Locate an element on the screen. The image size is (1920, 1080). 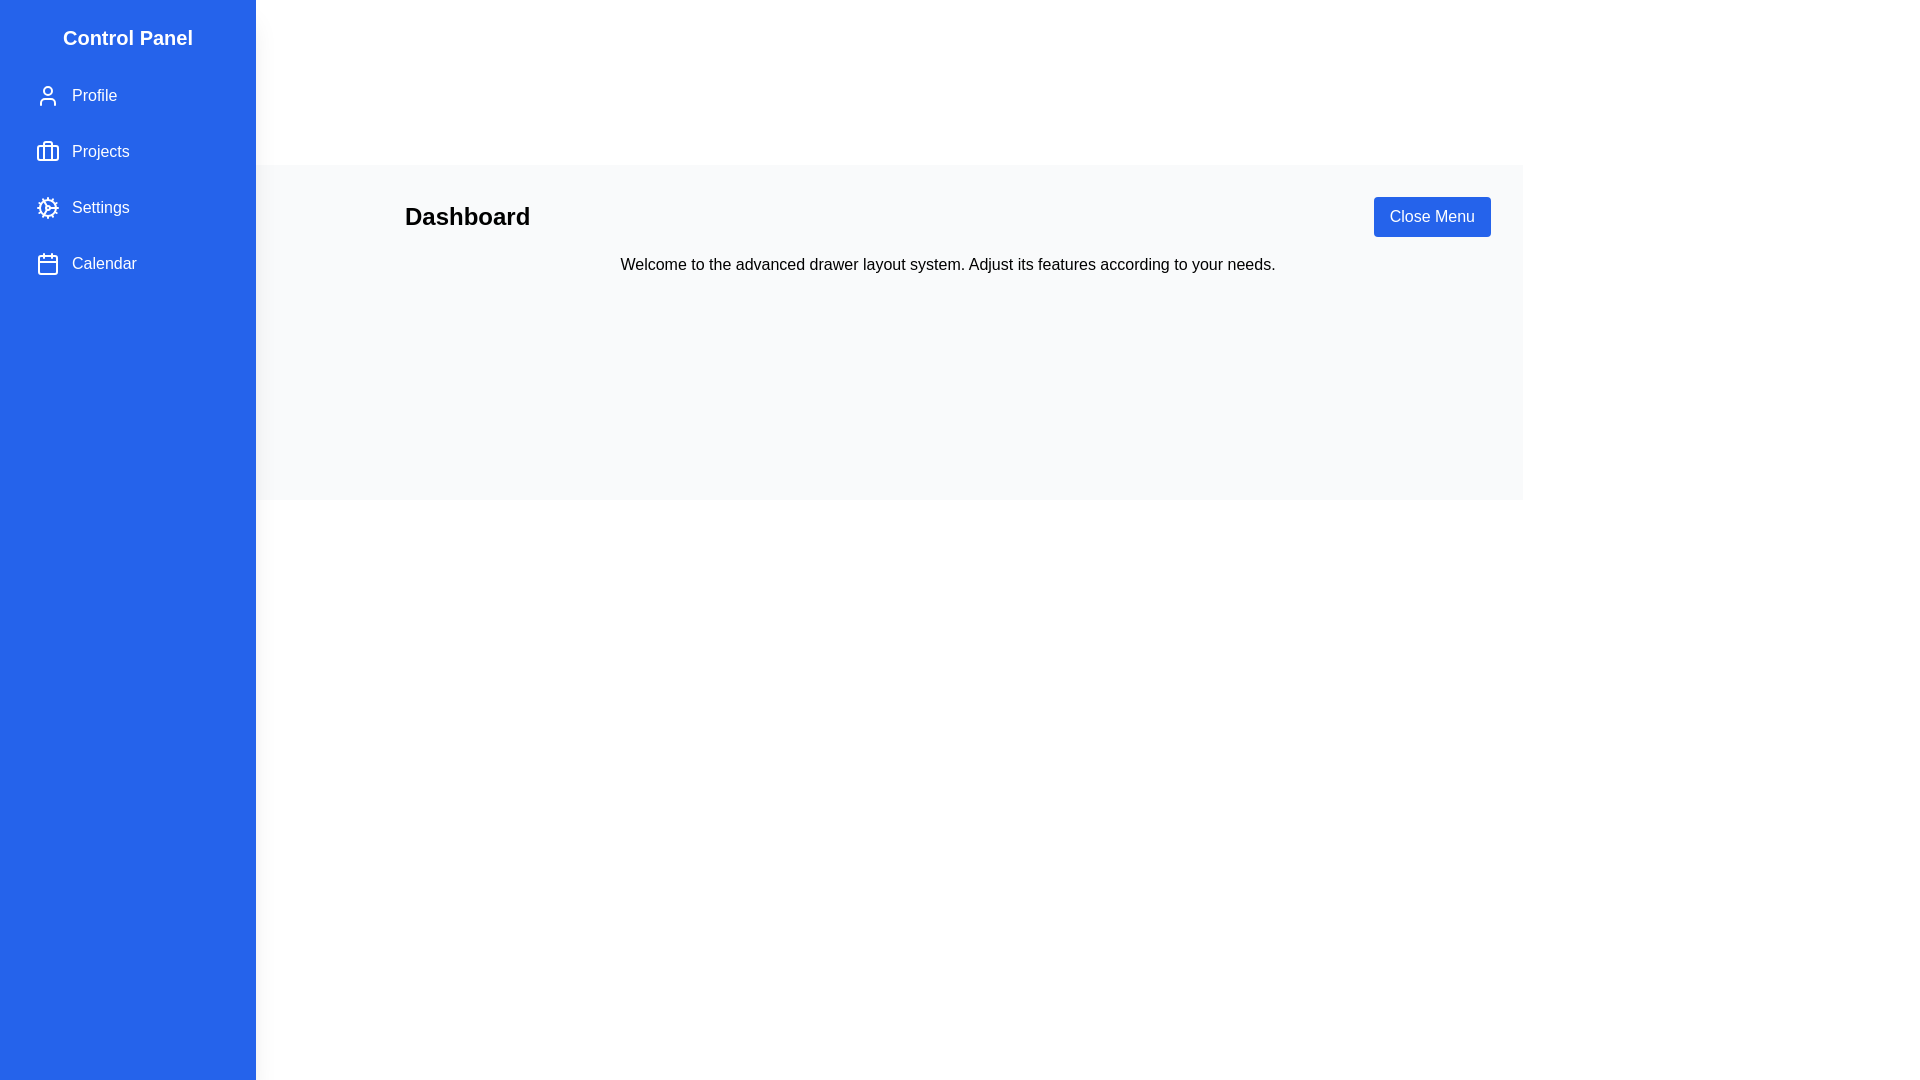
the cogwheel icon representing settings functionality in the left-hand side navigation bar, located adjacent to the 'Settings' text label is located at coordinates (48, 208).